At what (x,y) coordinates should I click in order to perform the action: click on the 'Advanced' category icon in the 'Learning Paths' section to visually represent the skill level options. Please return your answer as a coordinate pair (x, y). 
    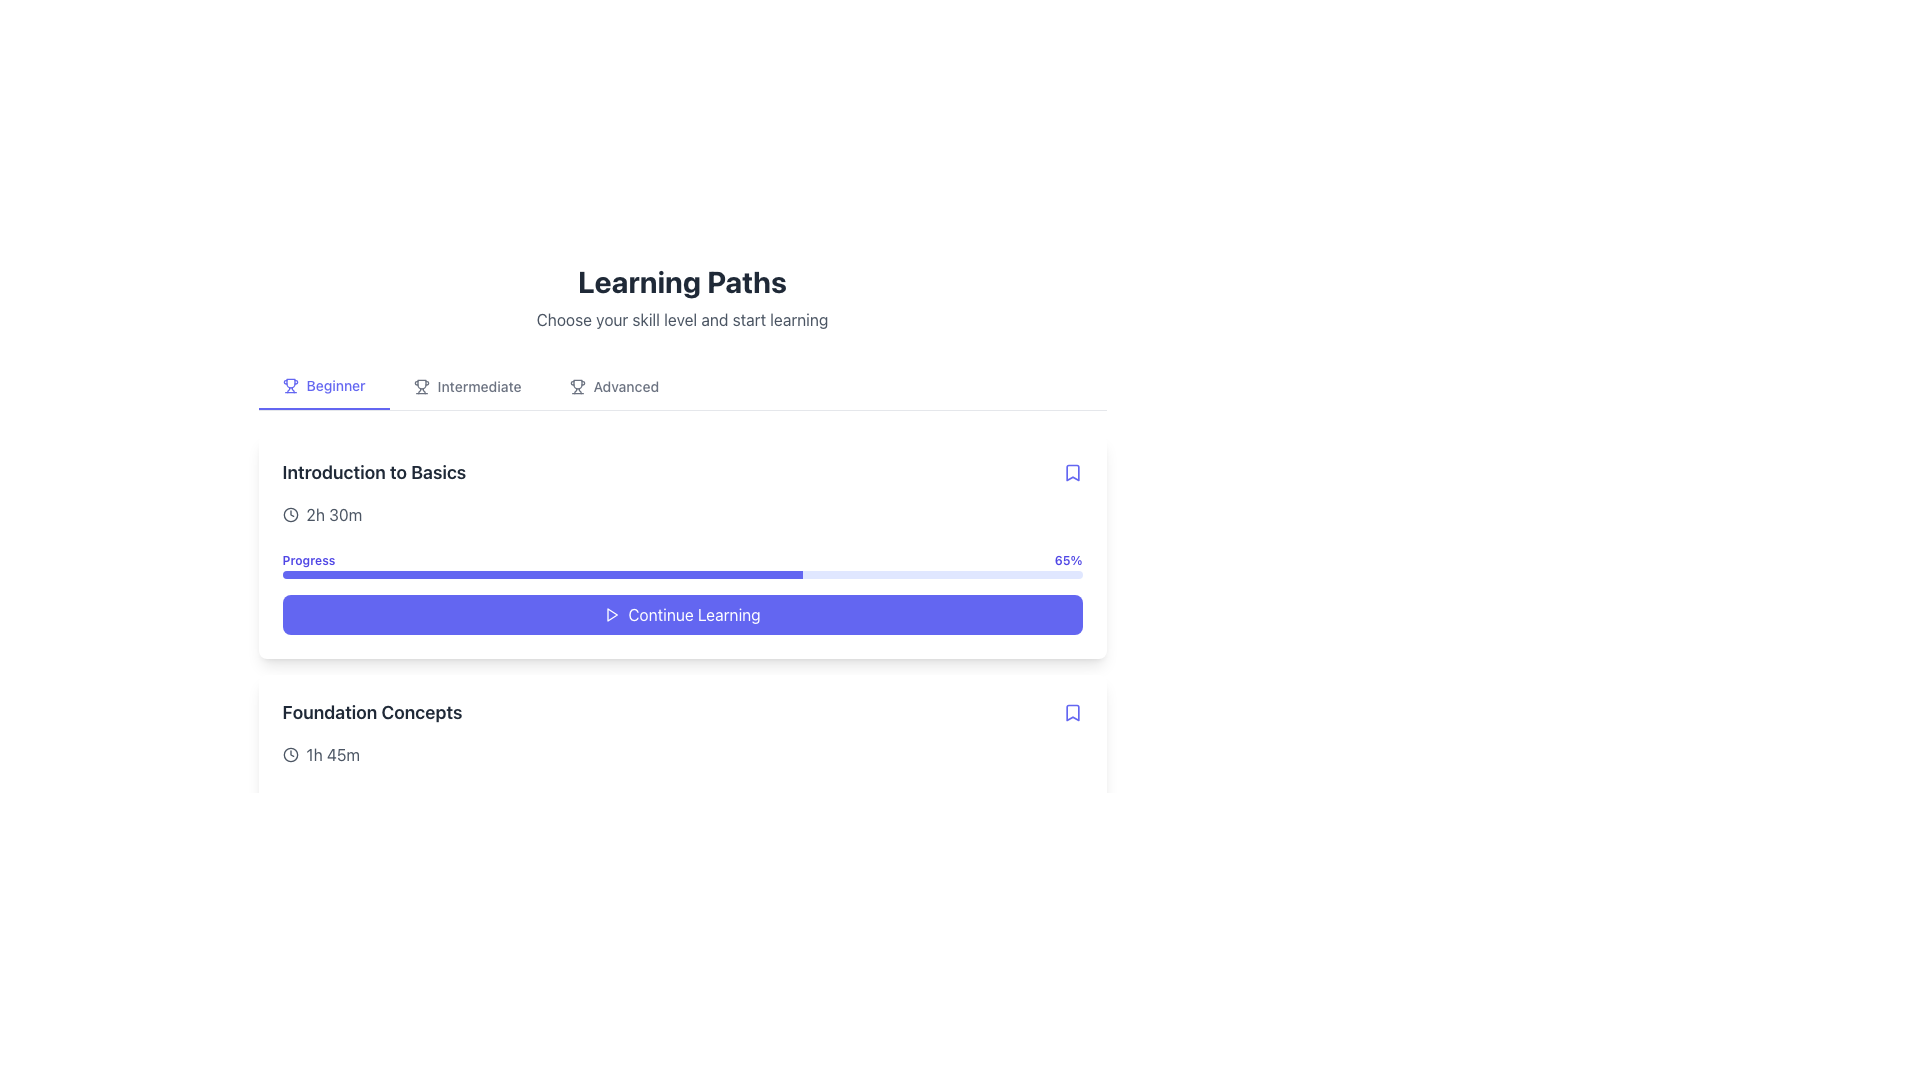
    Looking at the image, I should click on (576, 384).